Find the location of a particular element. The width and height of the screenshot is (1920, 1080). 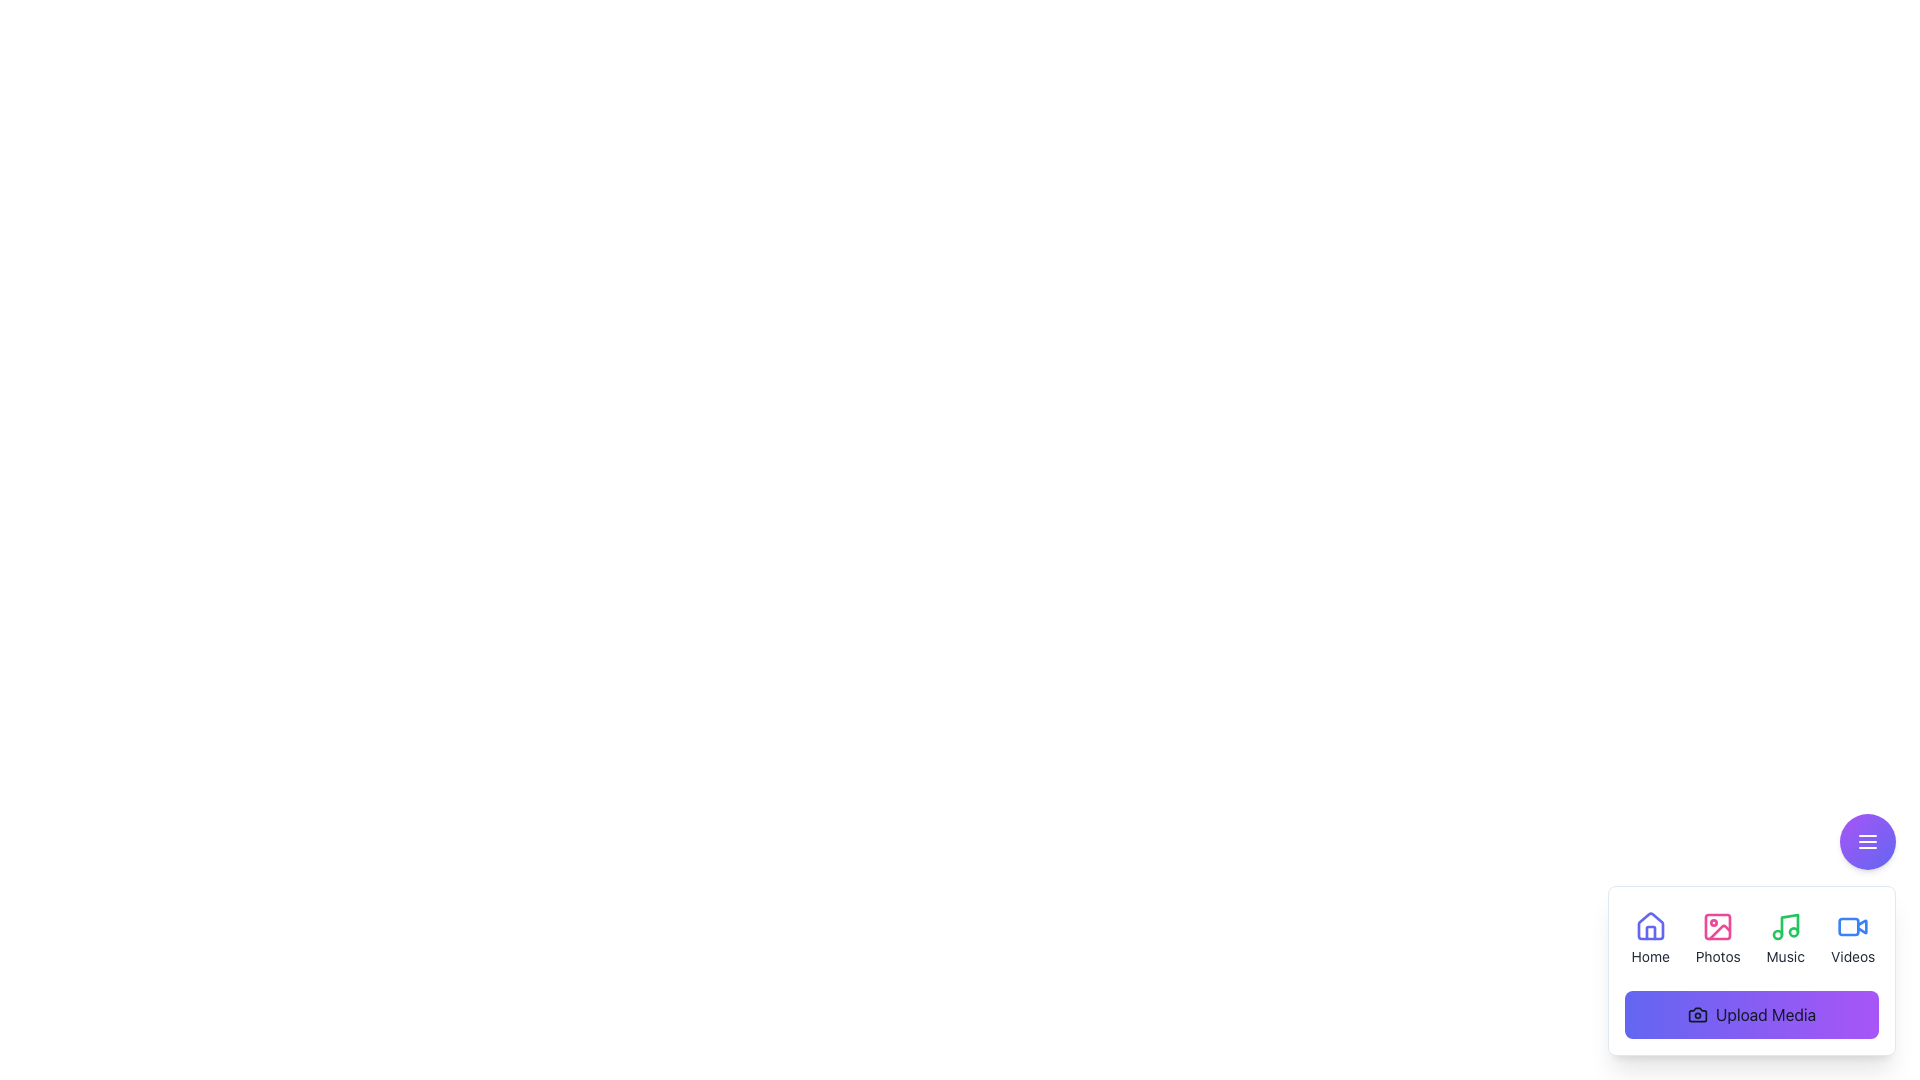

the 'Music' text label, which is styled in a small font size ('text-sm') and positioned centrally below the music note icon within the navigation options of the modal pop-up is located at coordinates (1785, 955).